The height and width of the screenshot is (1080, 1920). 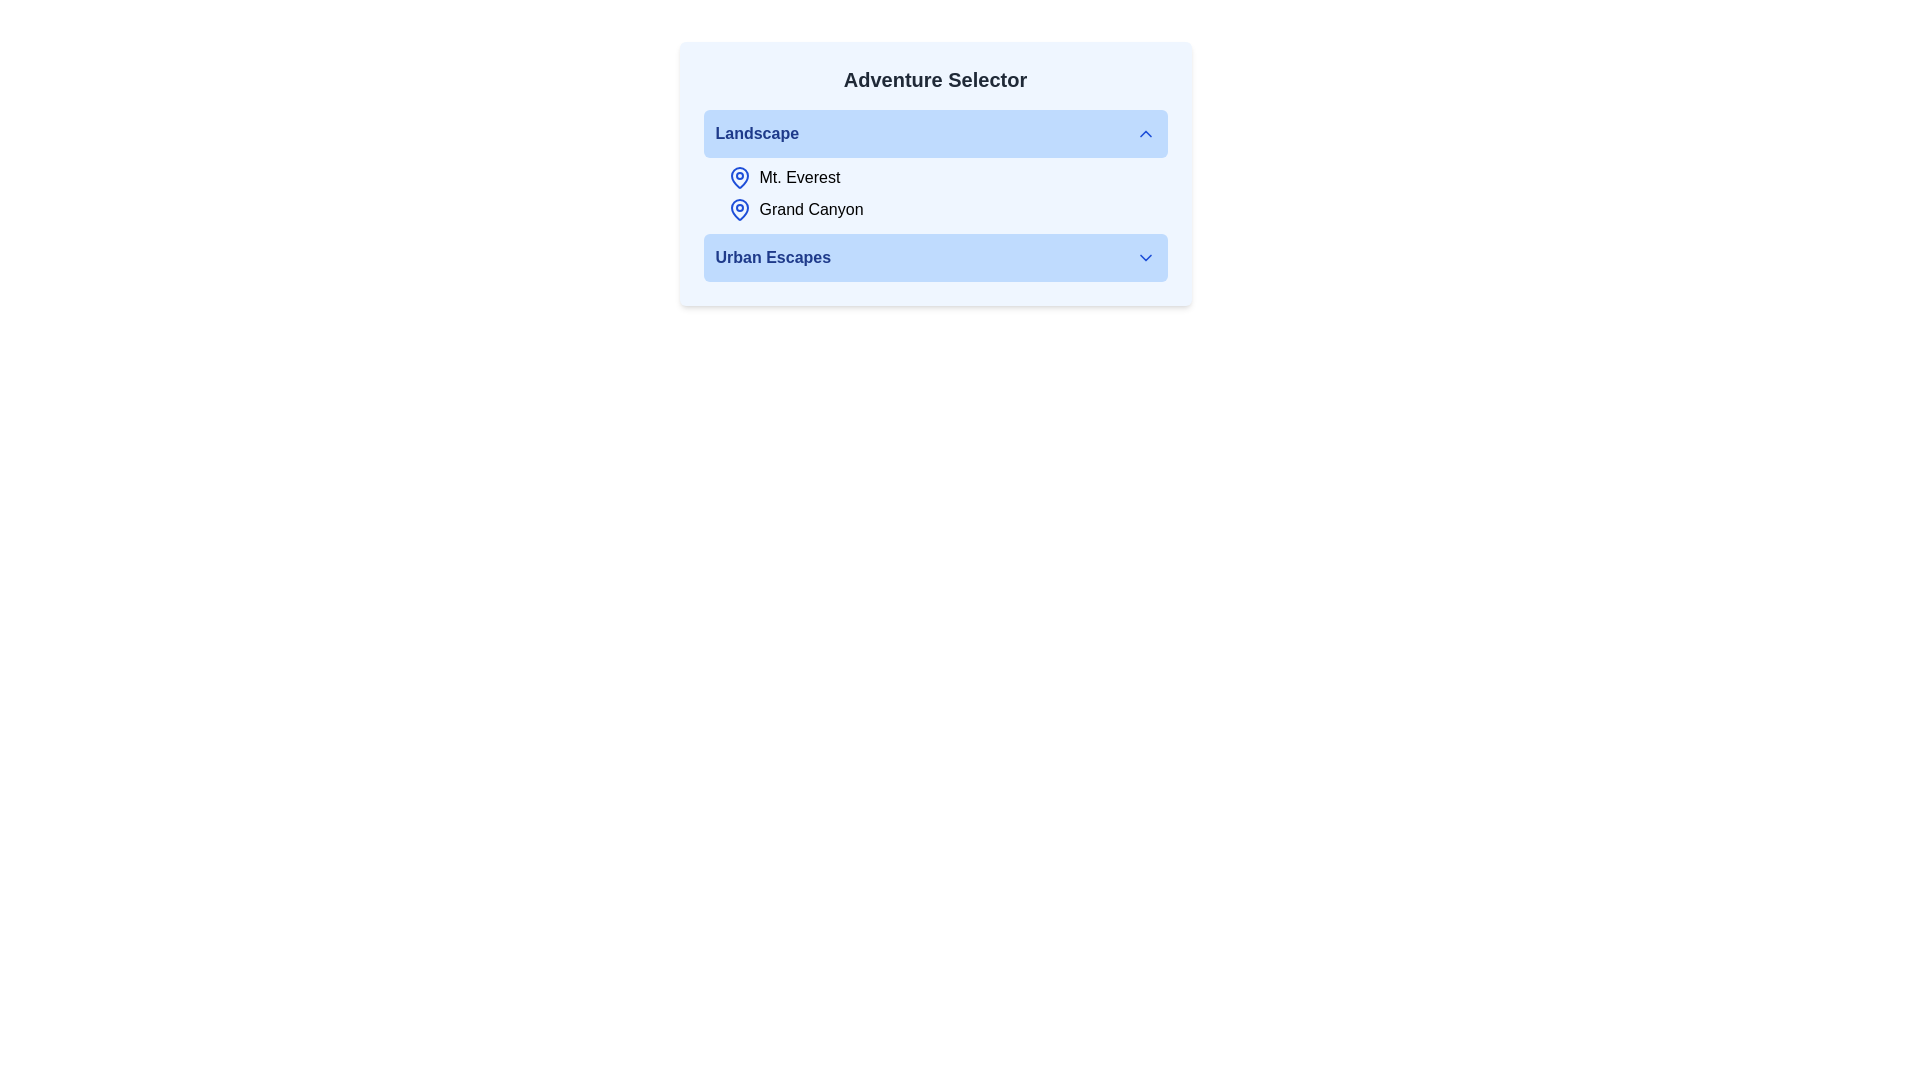 I want to click on the bold title text element labeled 'Adventure Selector', which is prominently displayed at the top of a light blue card layout, so click(x=934, y=79).